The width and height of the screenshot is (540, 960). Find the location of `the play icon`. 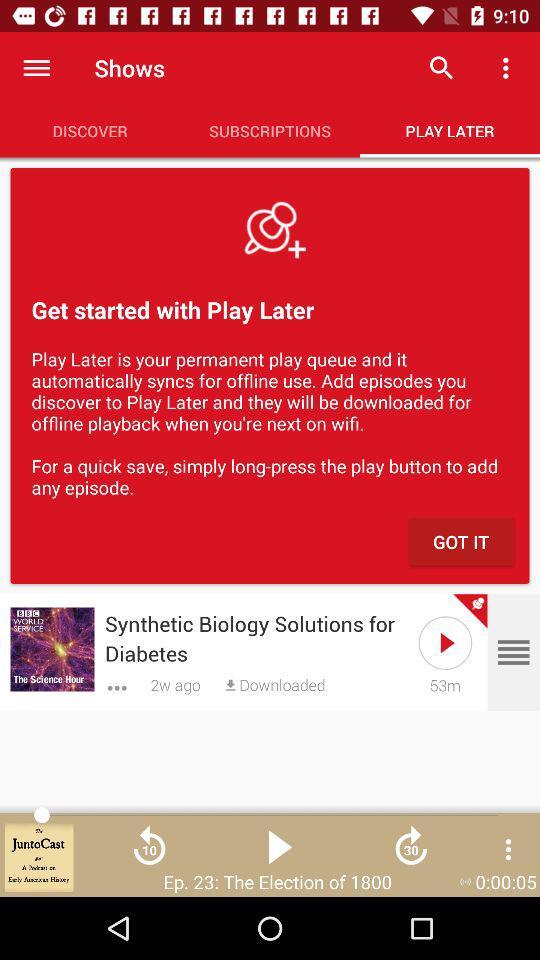

the play icon is located at coordinates (279, 853).